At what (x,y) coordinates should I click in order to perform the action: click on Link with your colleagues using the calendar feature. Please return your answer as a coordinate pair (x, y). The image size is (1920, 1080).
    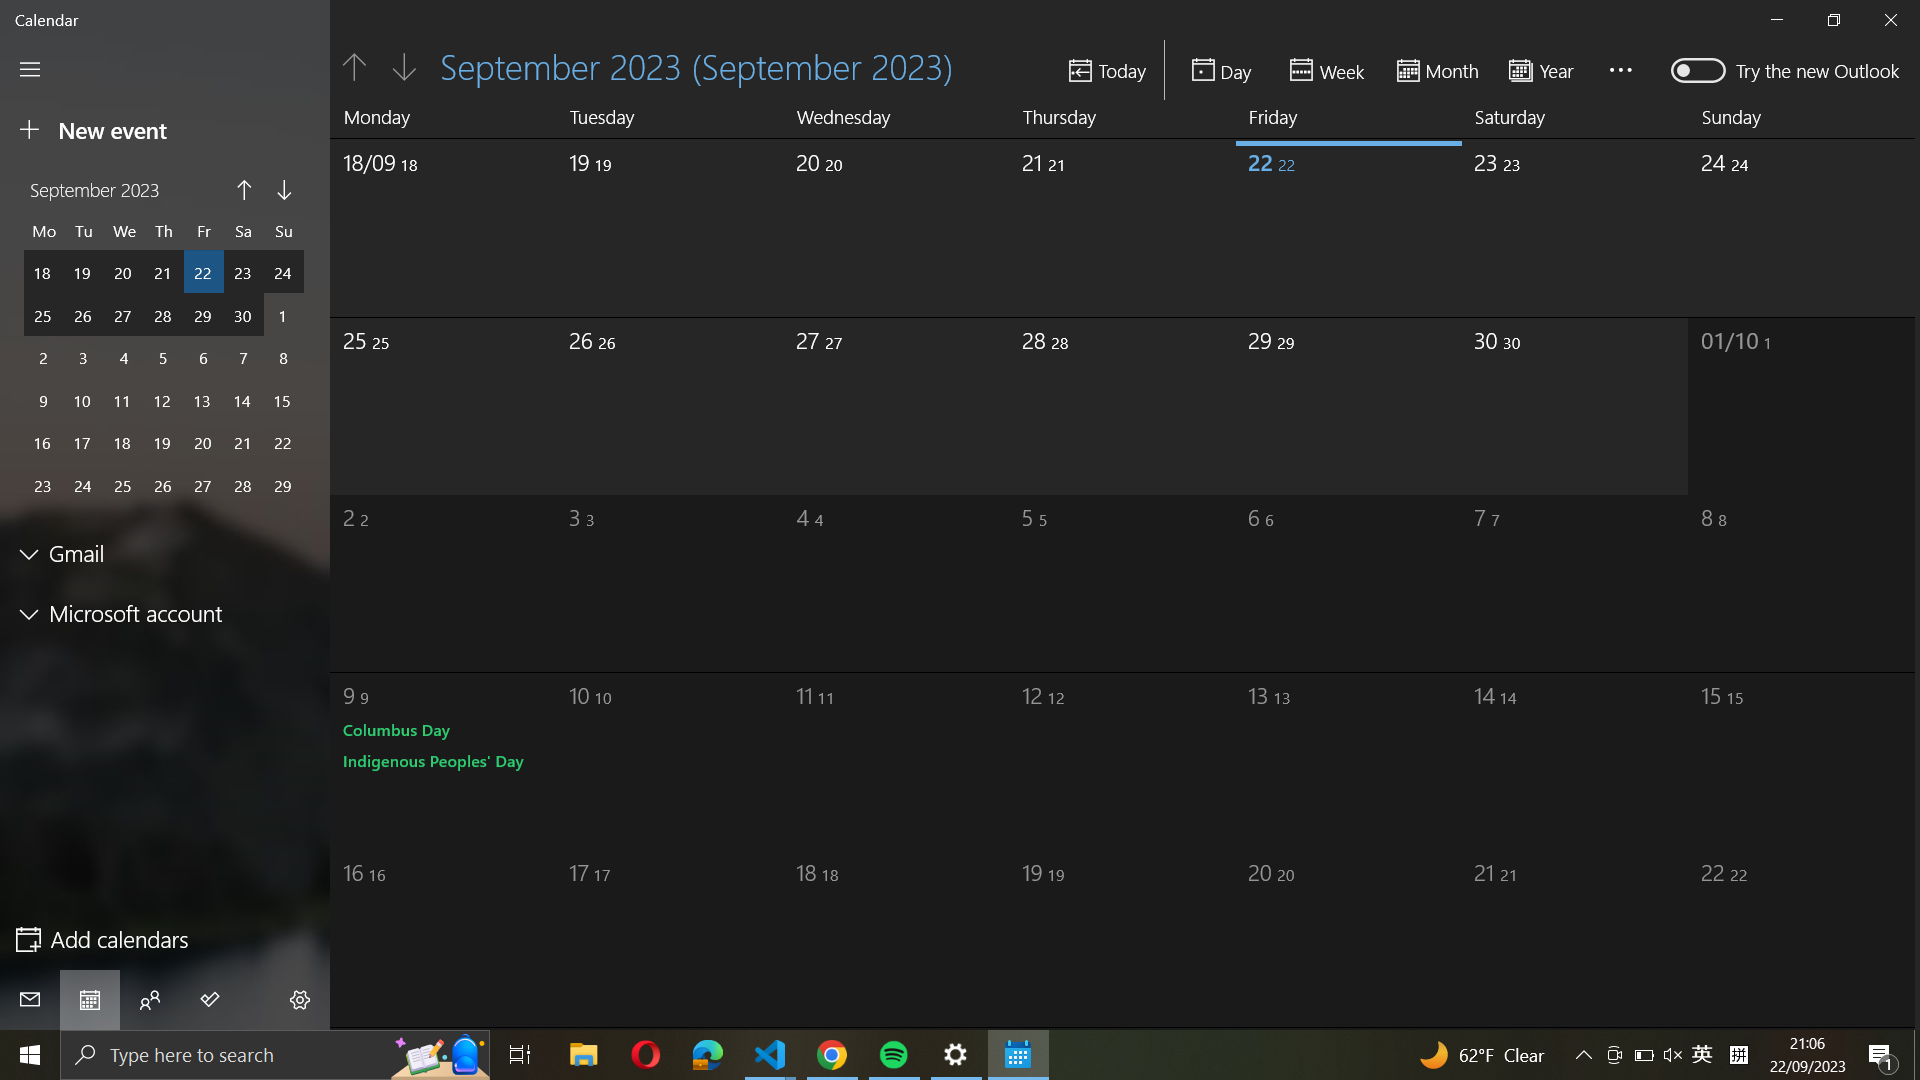
    Looking at the image, I should click on (149, 999).